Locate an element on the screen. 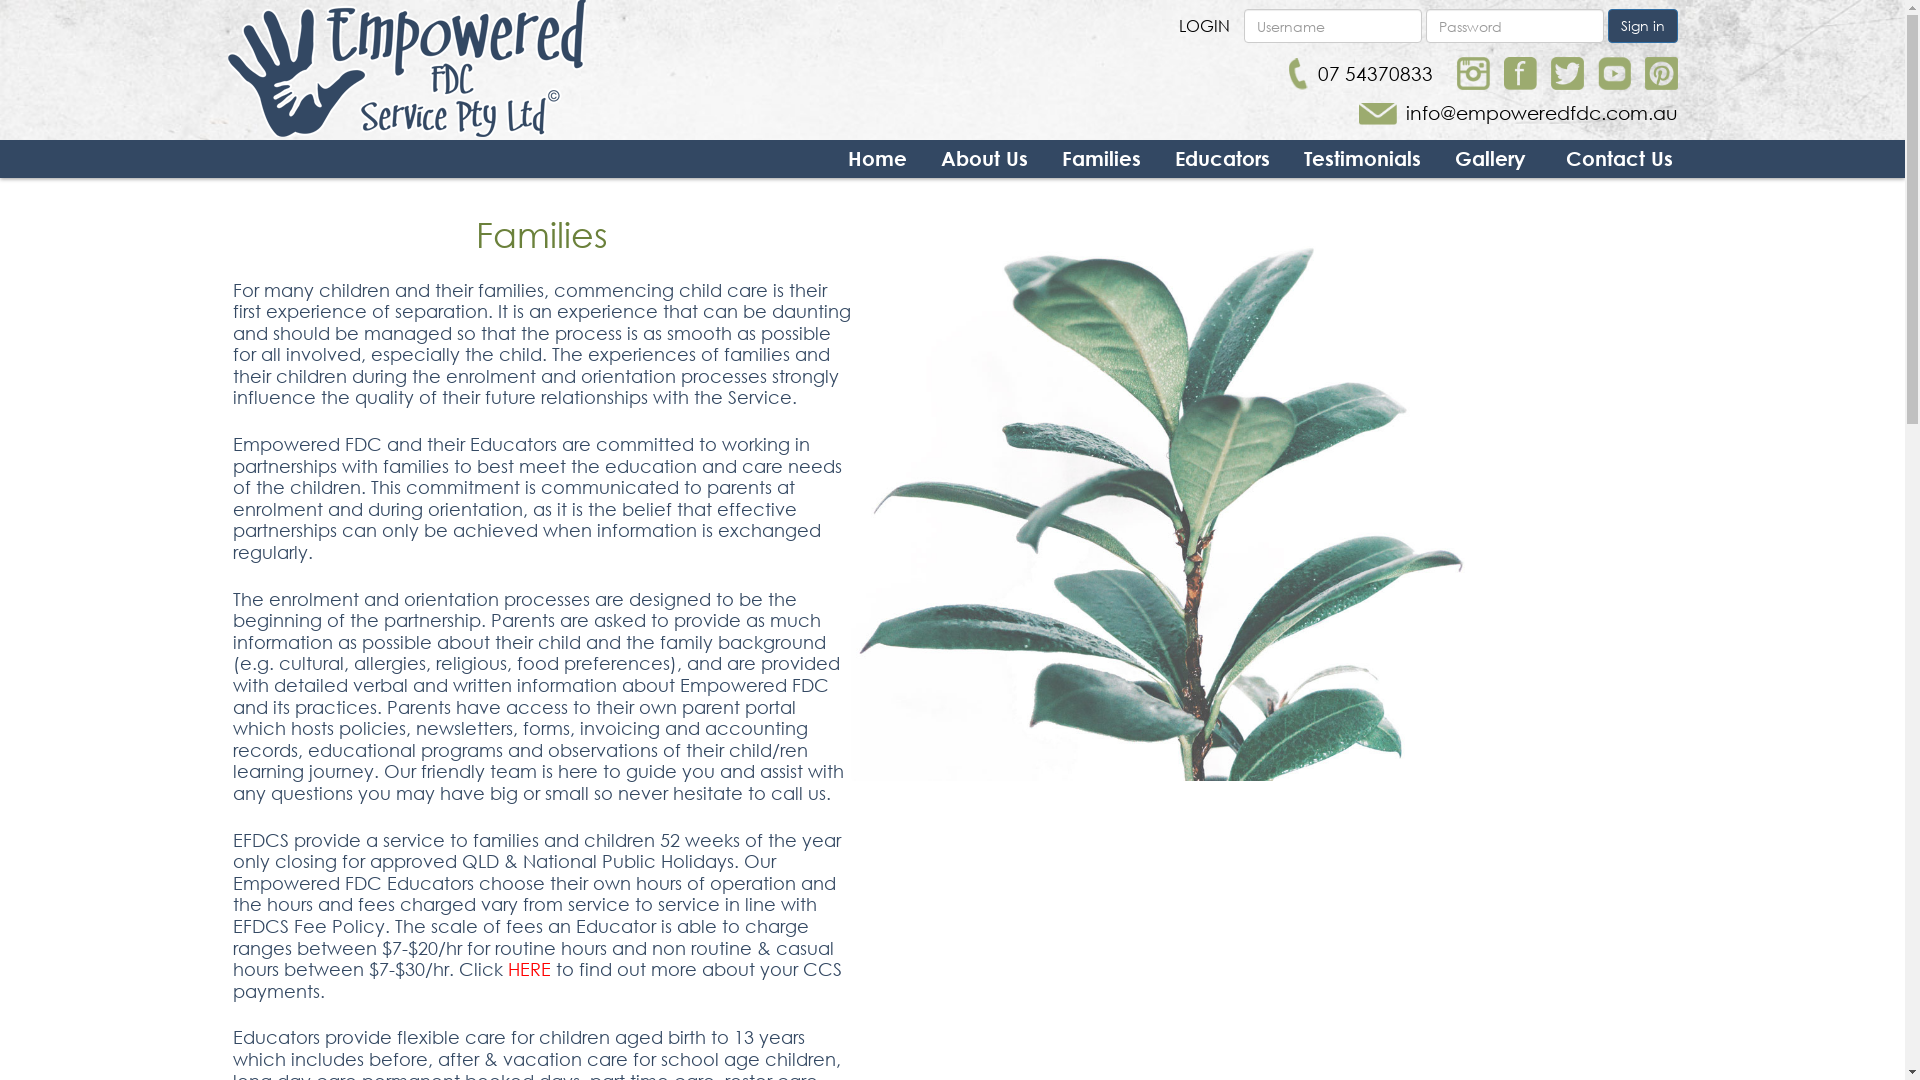 Image resolution: width=1920 pixels, height=1080 pixels. 'HERE' is located at coordinates (532, 967).